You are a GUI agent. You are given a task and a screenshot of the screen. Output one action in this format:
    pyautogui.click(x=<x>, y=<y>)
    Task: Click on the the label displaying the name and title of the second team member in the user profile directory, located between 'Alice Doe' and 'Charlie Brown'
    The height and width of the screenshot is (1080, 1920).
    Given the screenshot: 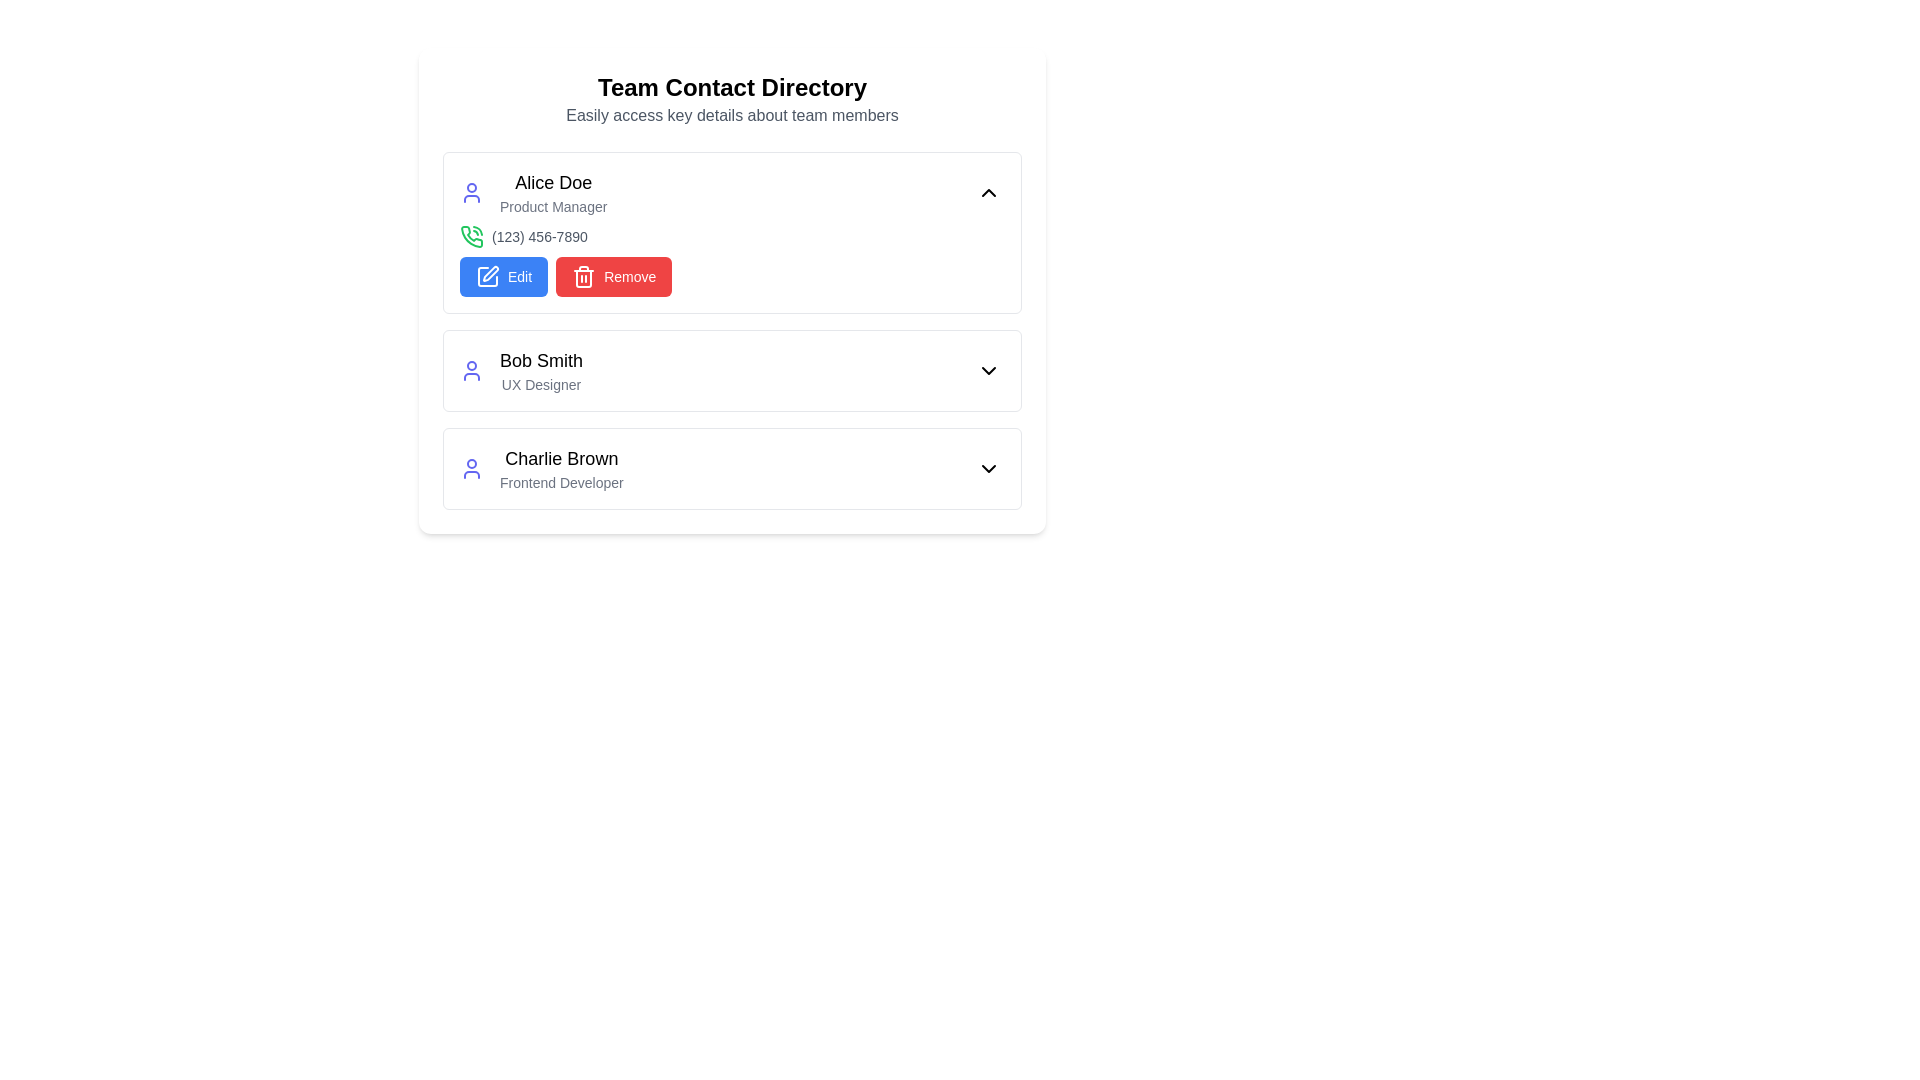 What is the action you would take?
    pyautogui.click(x=521, y=370)
    